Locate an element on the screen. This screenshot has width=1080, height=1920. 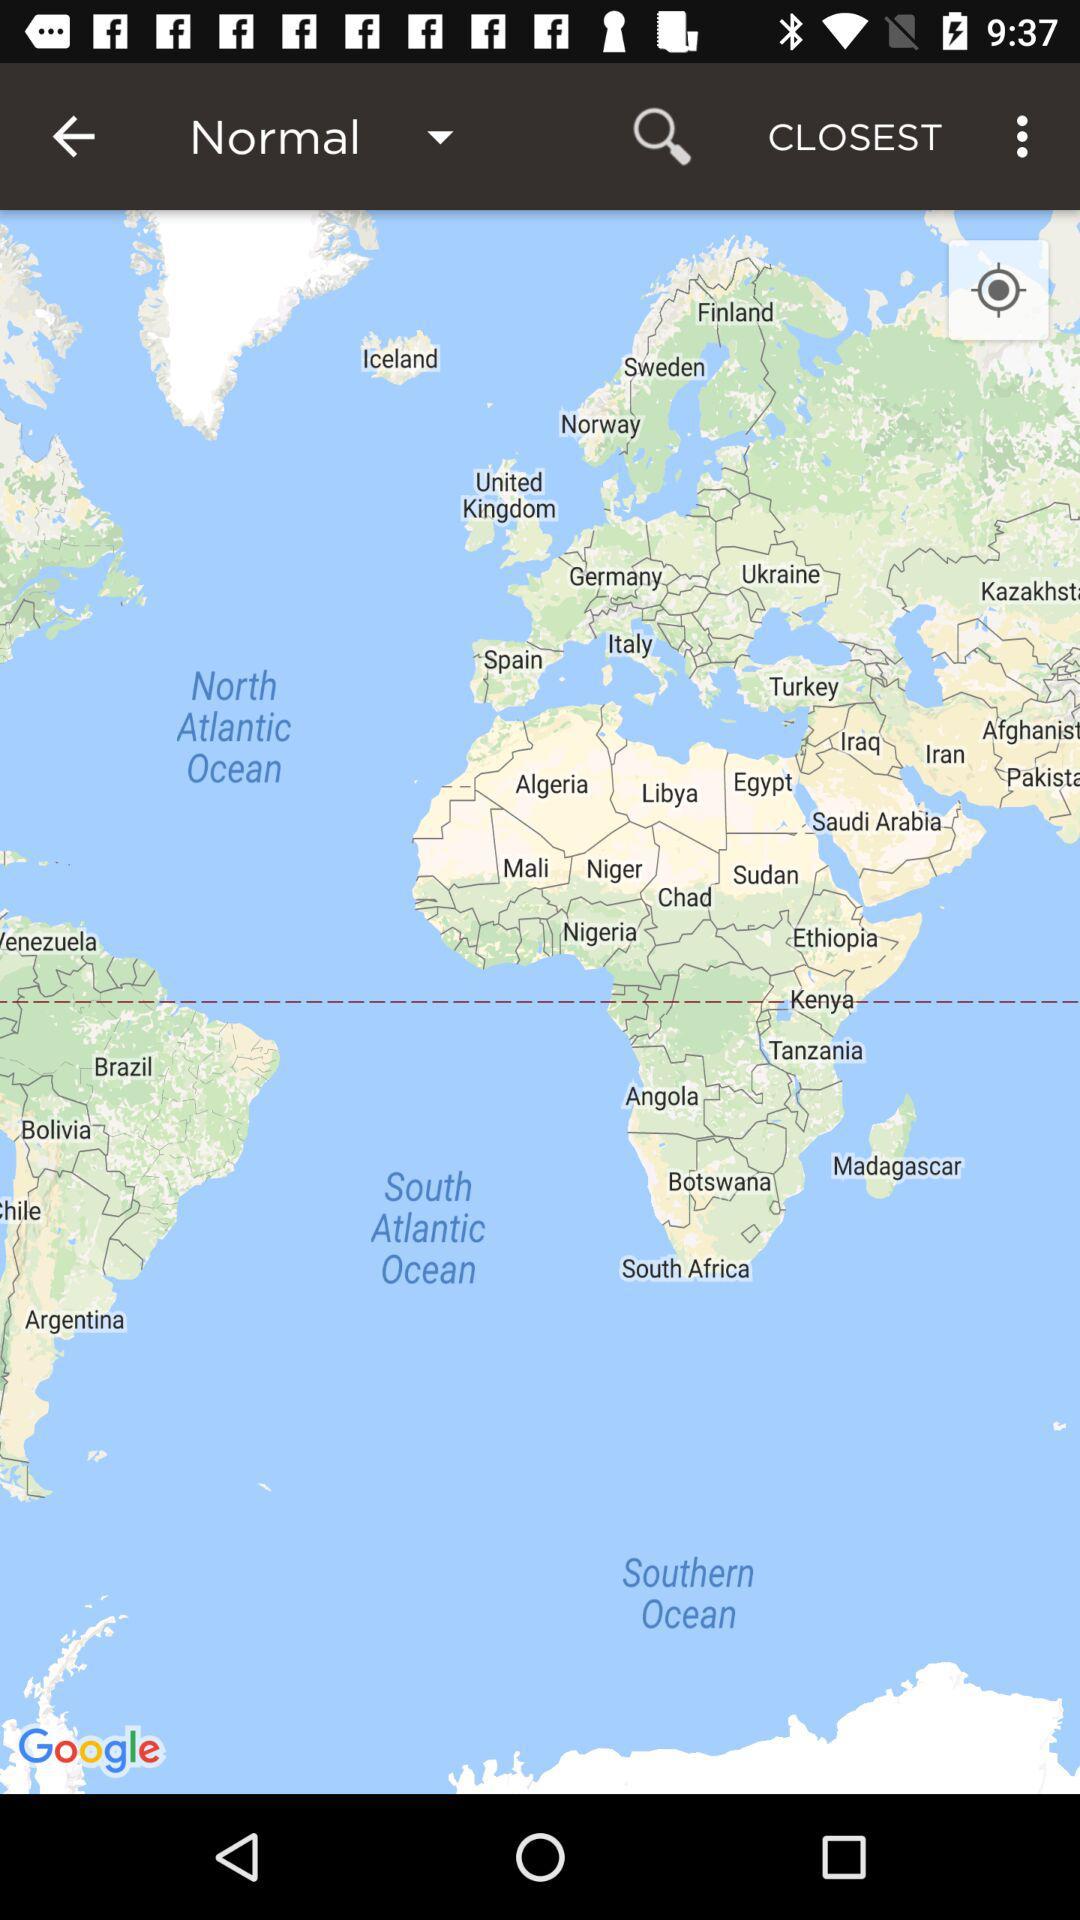
the location_crosshair icon is located at coordinates (998, 290).